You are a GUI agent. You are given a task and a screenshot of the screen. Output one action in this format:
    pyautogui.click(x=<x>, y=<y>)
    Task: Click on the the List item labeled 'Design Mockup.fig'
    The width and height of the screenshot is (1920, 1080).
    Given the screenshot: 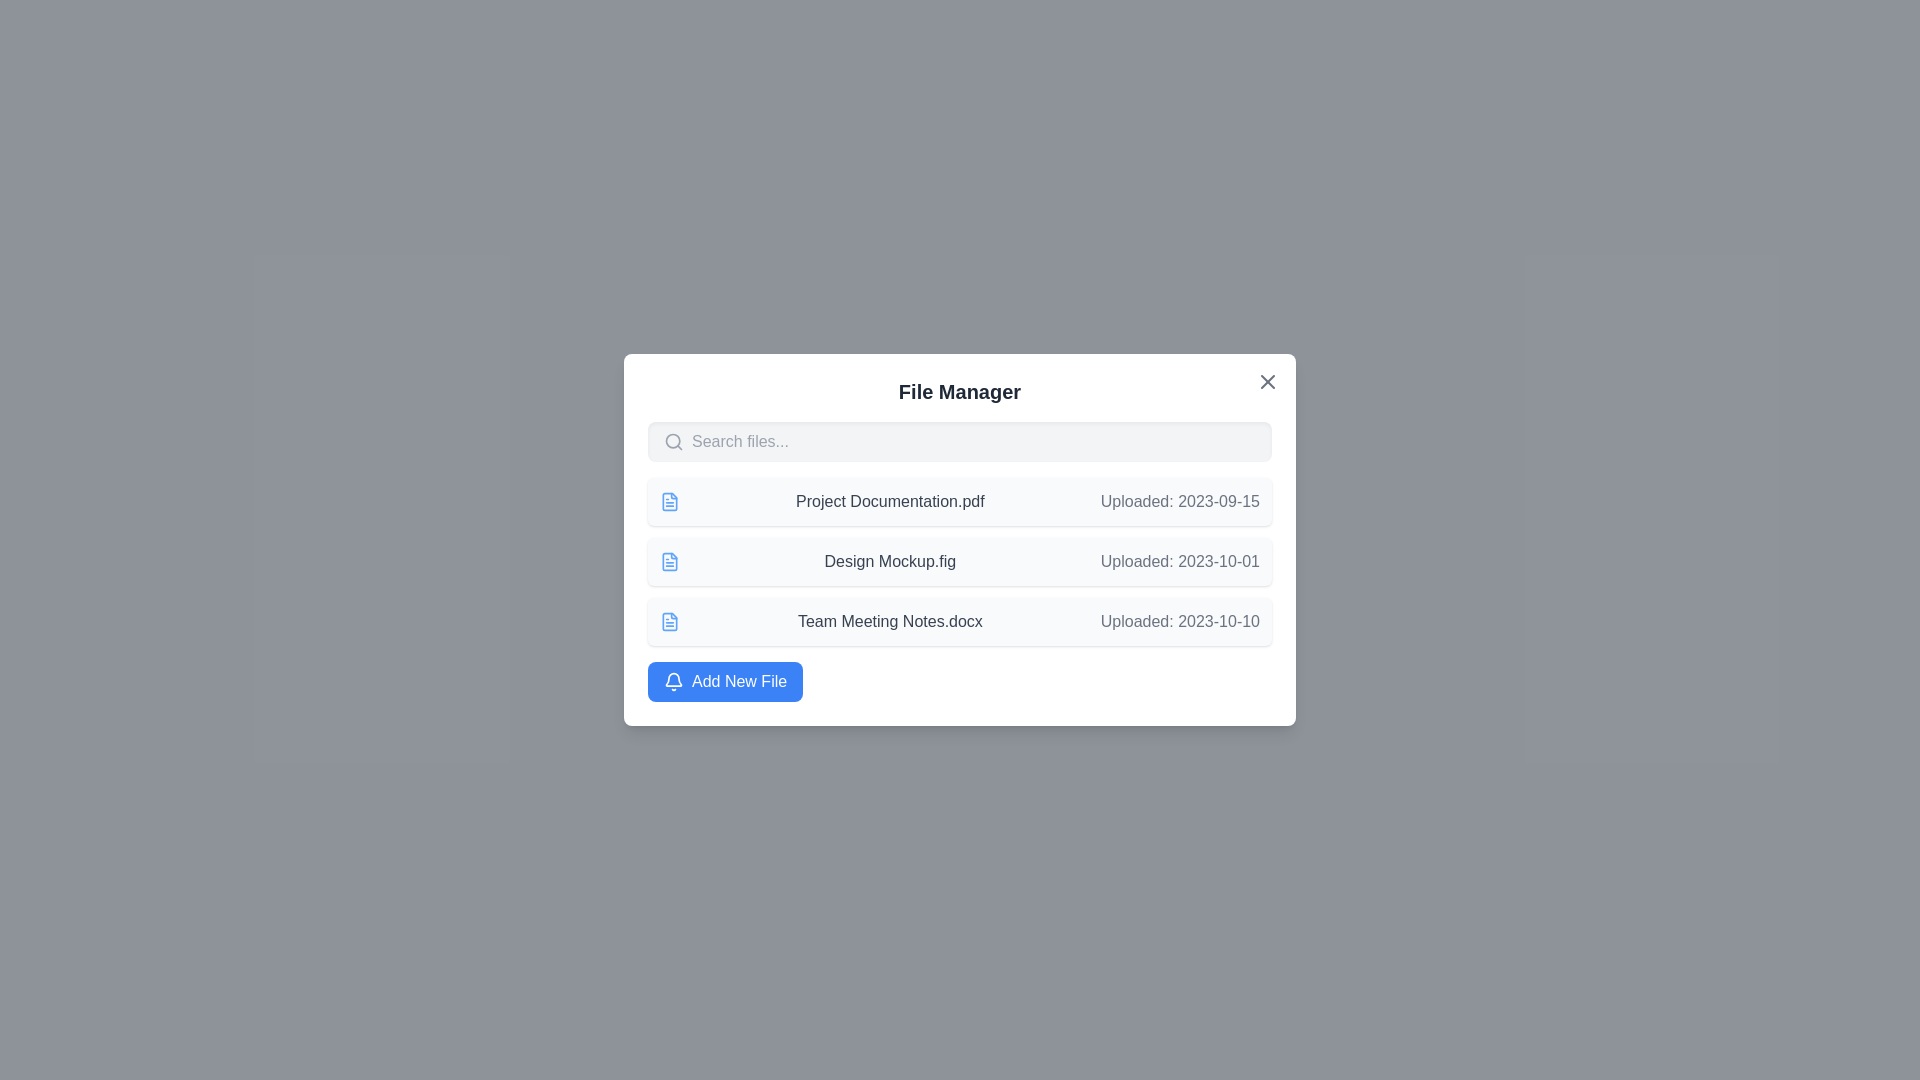 What is the action you would take?
    pyautogui.click(x=960, y=562)
    